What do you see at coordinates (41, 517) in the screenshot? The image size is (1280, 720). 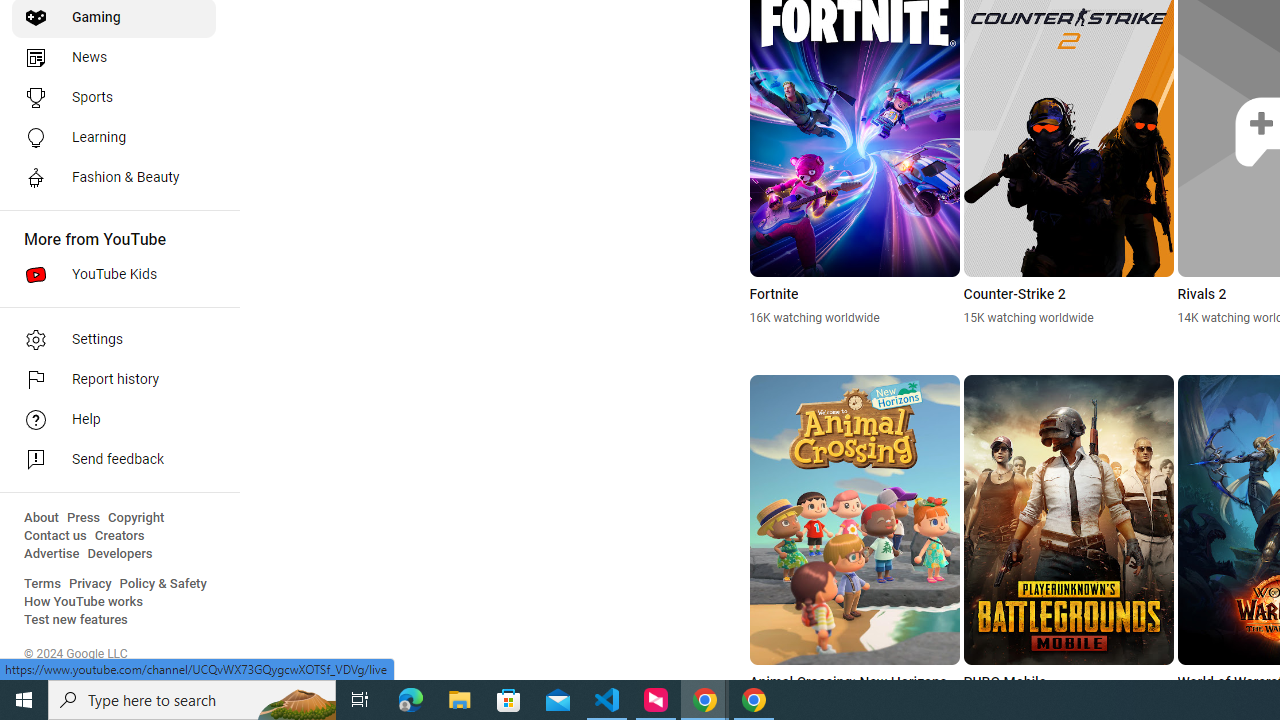 I see `'About'` at bounding box center [41, 517].